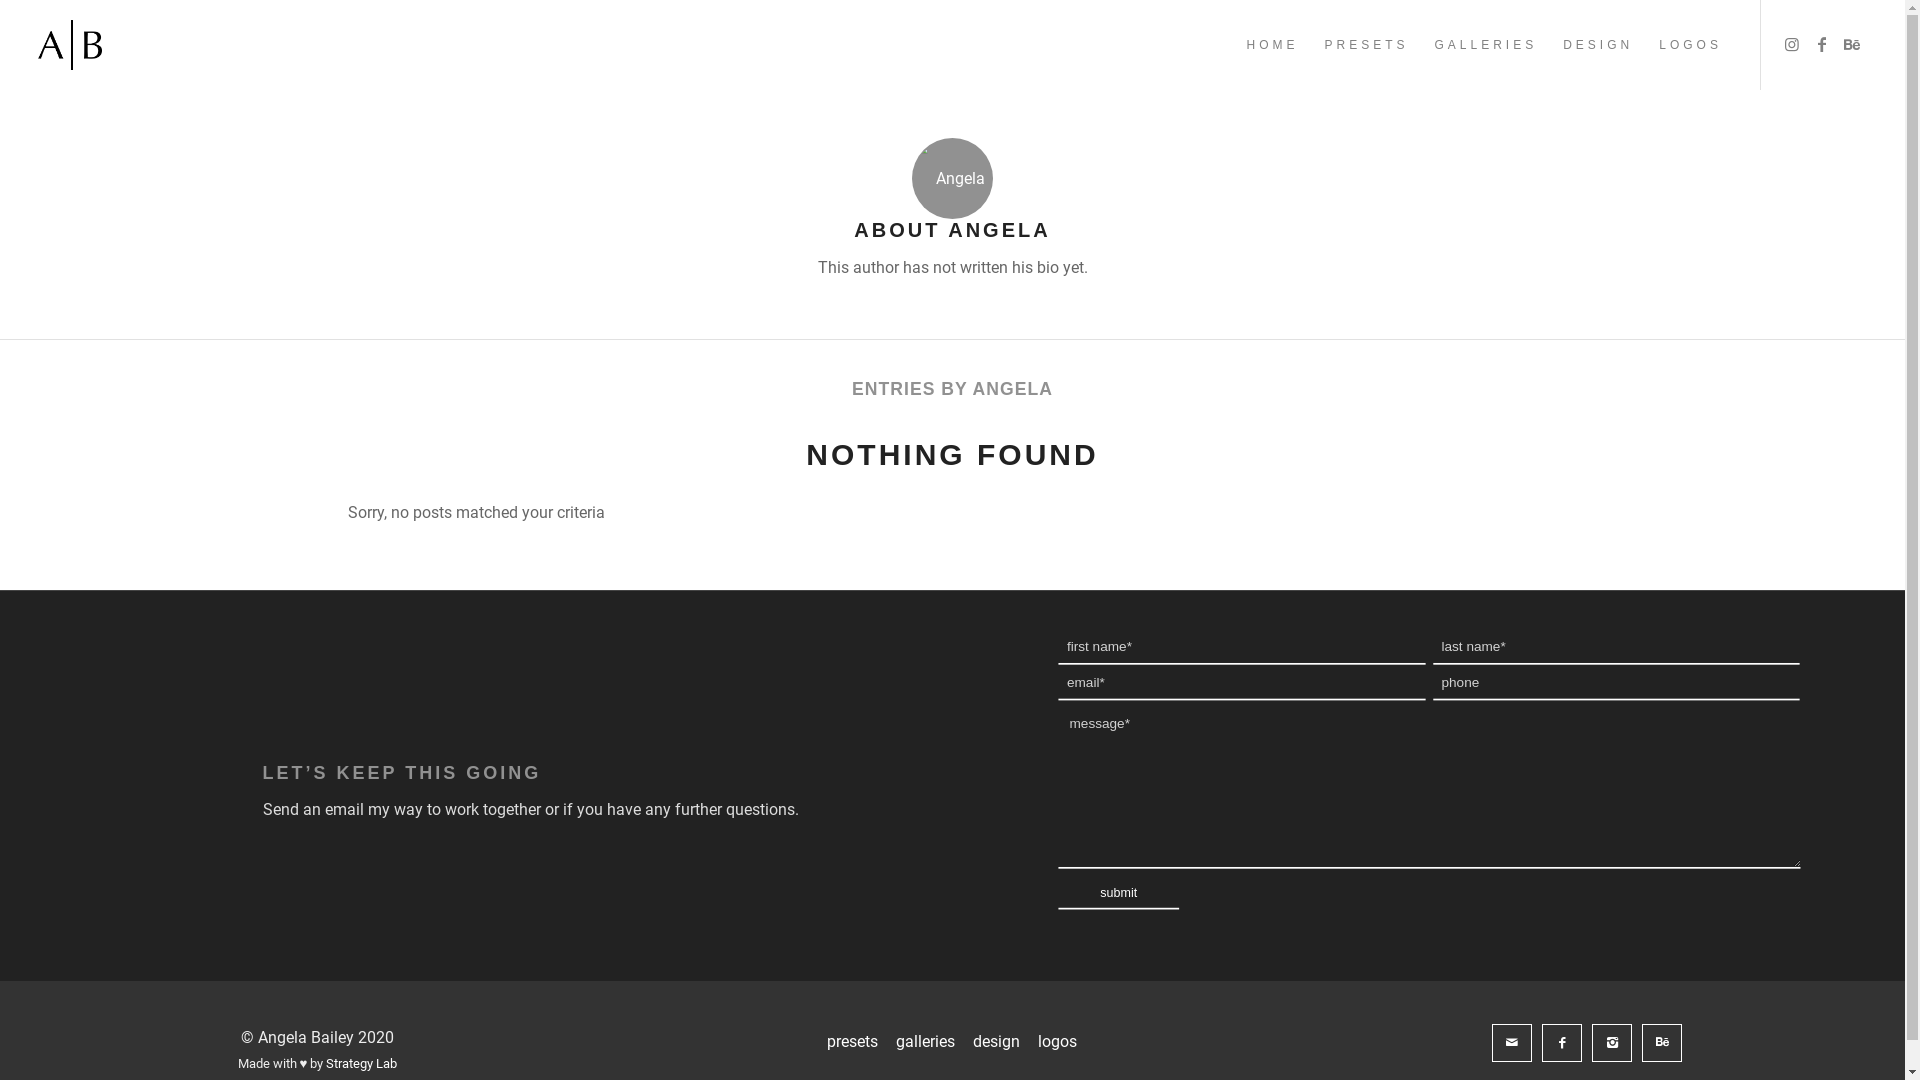  Describe the element at coordinates (924, 1042) in the screenshot. I see `'galleries'` at that location.